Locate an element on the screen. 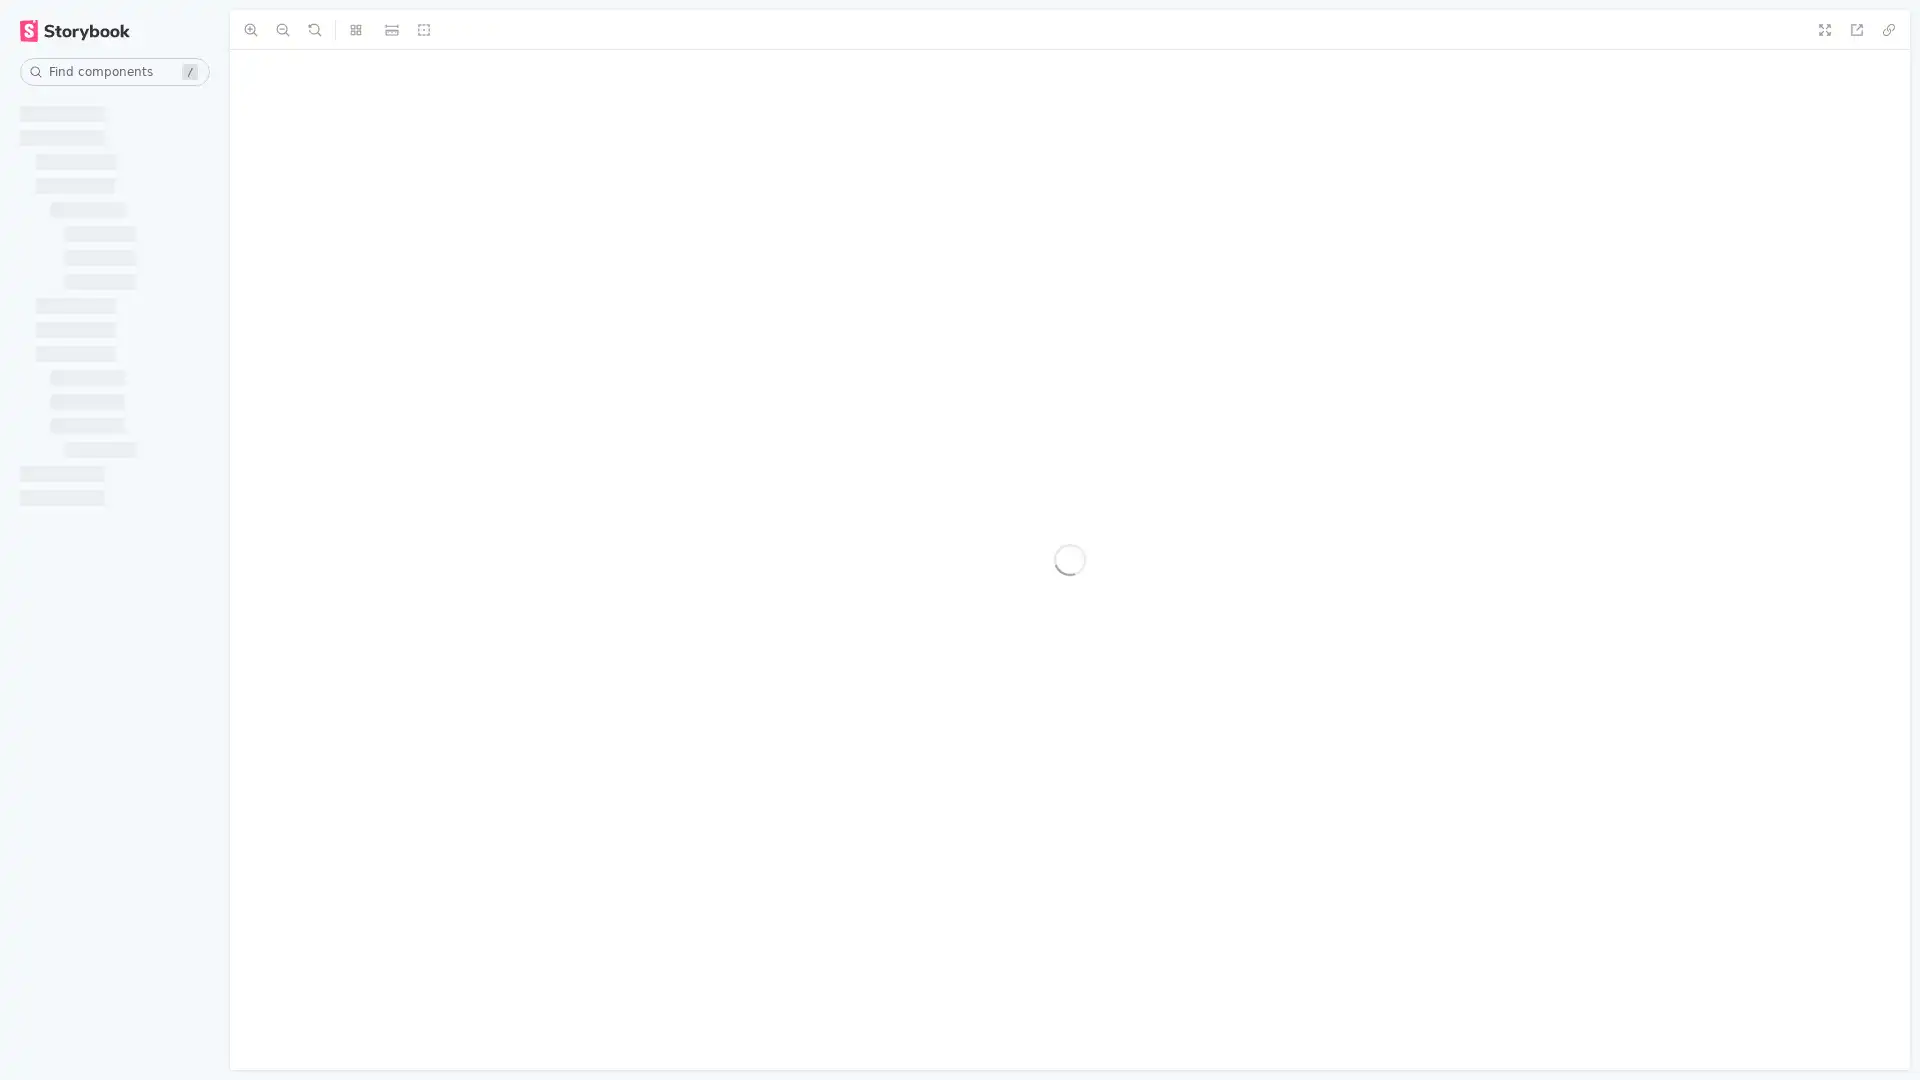 The image size is (1920, 1080). Go full screen [F] is located at coordinates (1888, 30).